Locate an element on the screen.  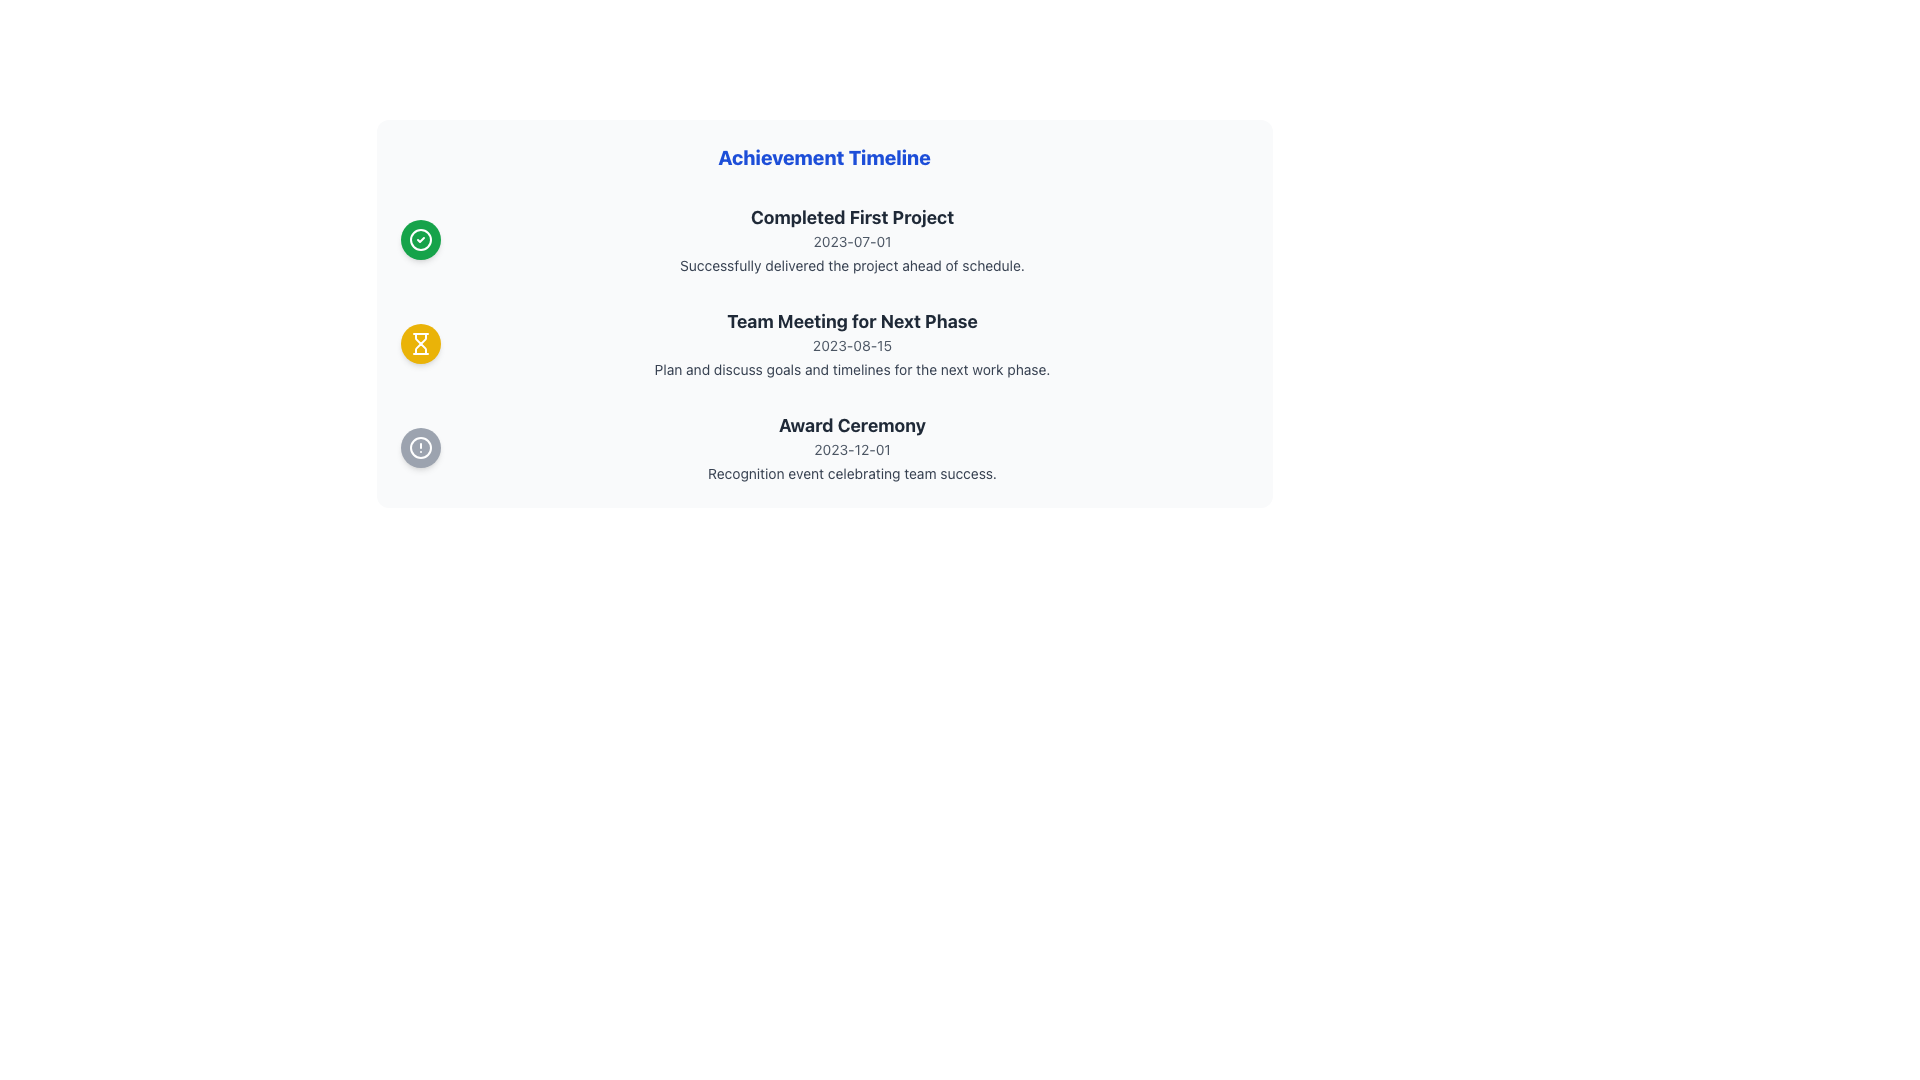
the status indicator icon for the first milestone, which signifies that the associated task 'Completed First Project' has been achieved, located in the Achievement Timeline interface is located at coordinates (419, 238).